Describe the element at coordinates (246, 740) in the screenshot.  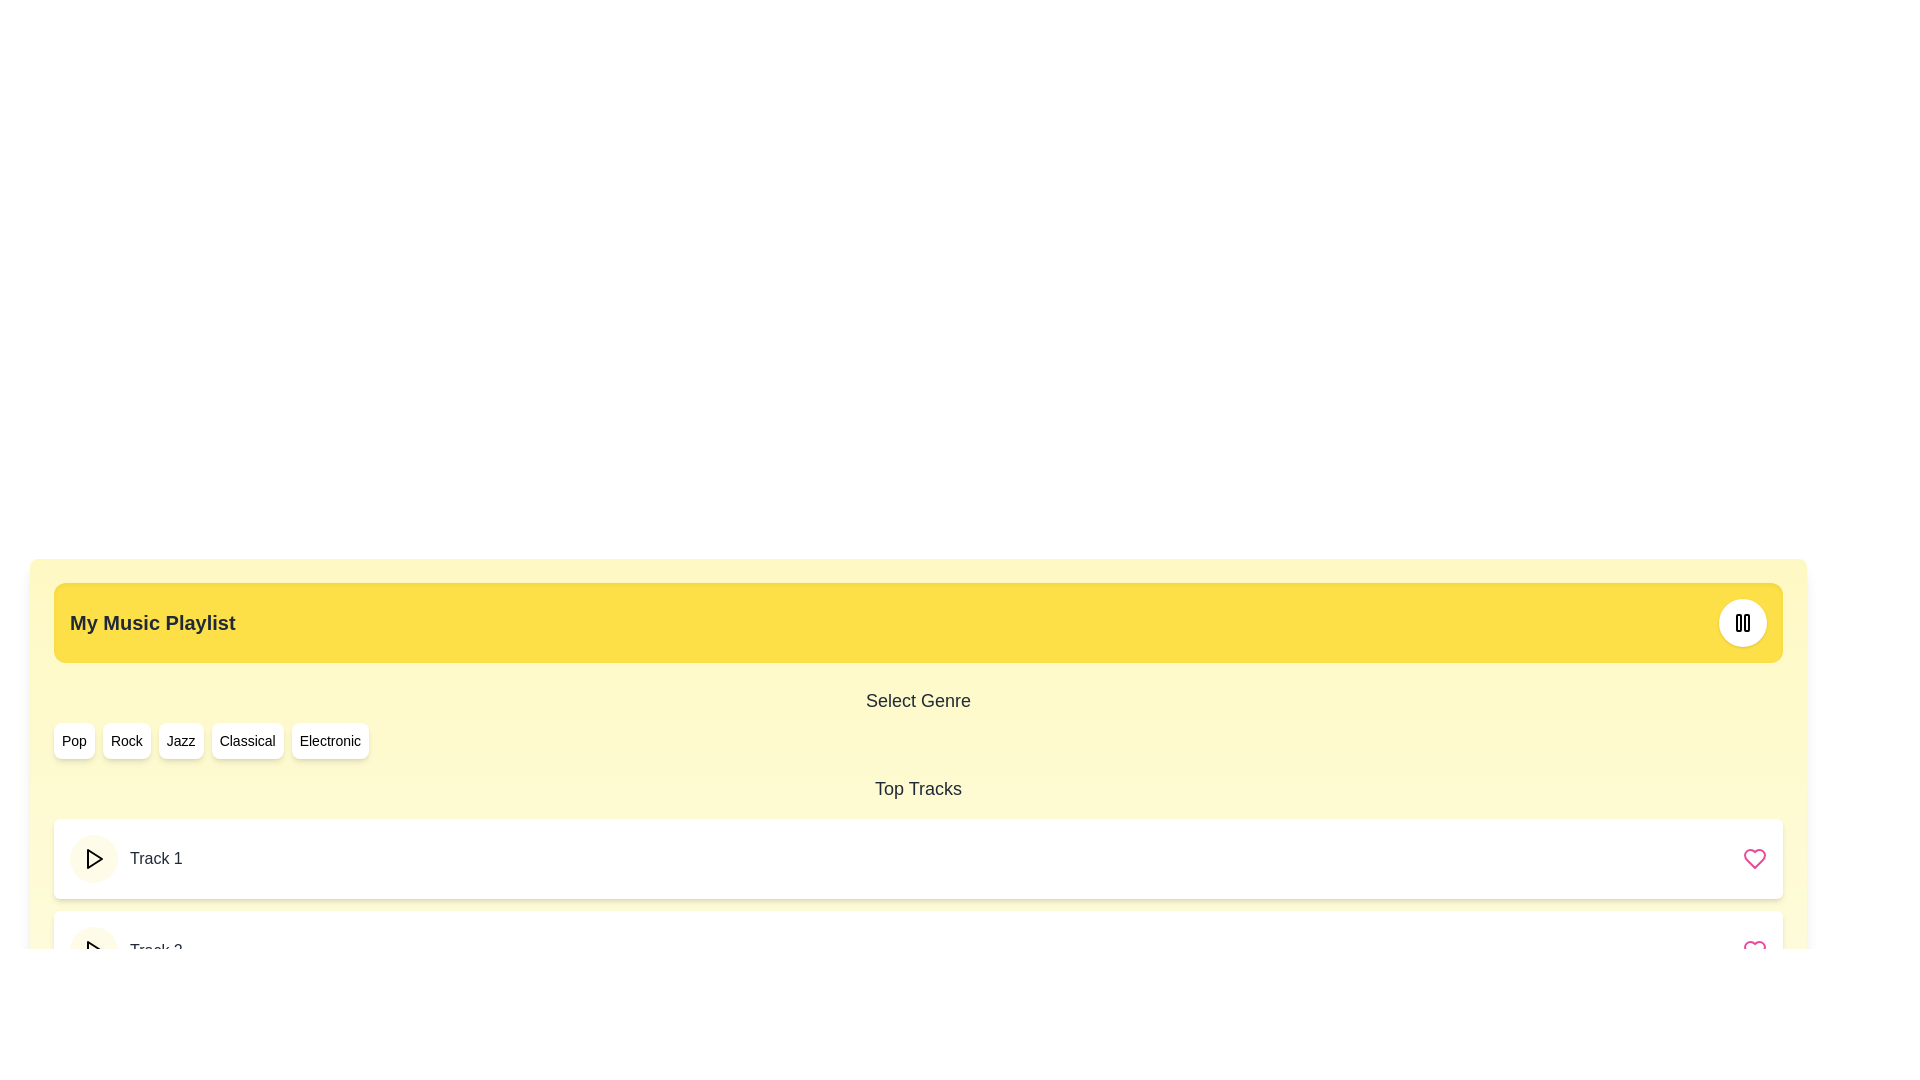
I see `the 'Classical' genre button, which is the fourth button in the horizontal list under 'Select Genre' in the 'My Music Playlist' section, to change its background color` at that location.